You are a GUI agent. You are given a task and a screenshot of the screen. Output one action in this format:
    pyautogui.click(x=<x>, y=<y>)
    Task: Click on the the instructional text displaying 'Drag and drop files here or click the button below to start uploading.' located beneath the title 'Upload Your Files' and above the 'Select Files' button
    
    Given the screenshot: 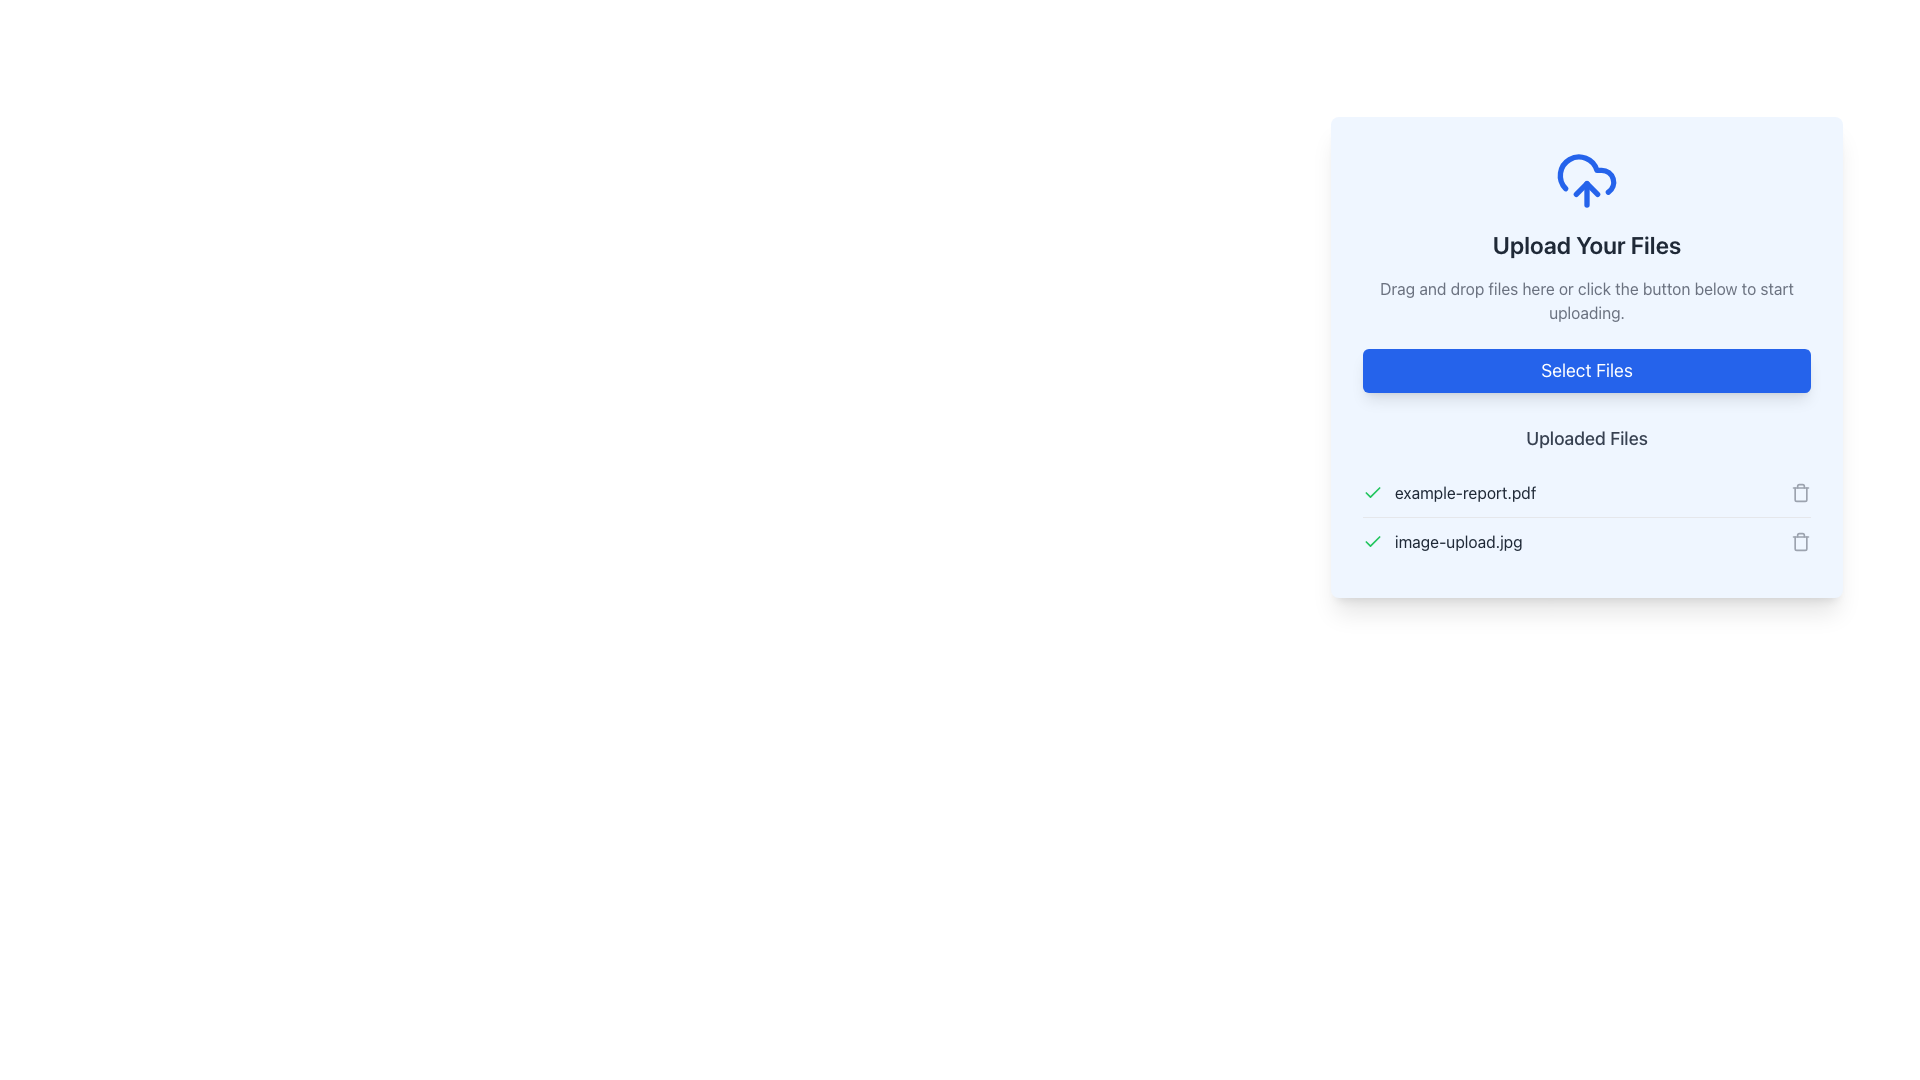 What is the action you would take?
    pyautogui.click(x=1586, y=300)
    